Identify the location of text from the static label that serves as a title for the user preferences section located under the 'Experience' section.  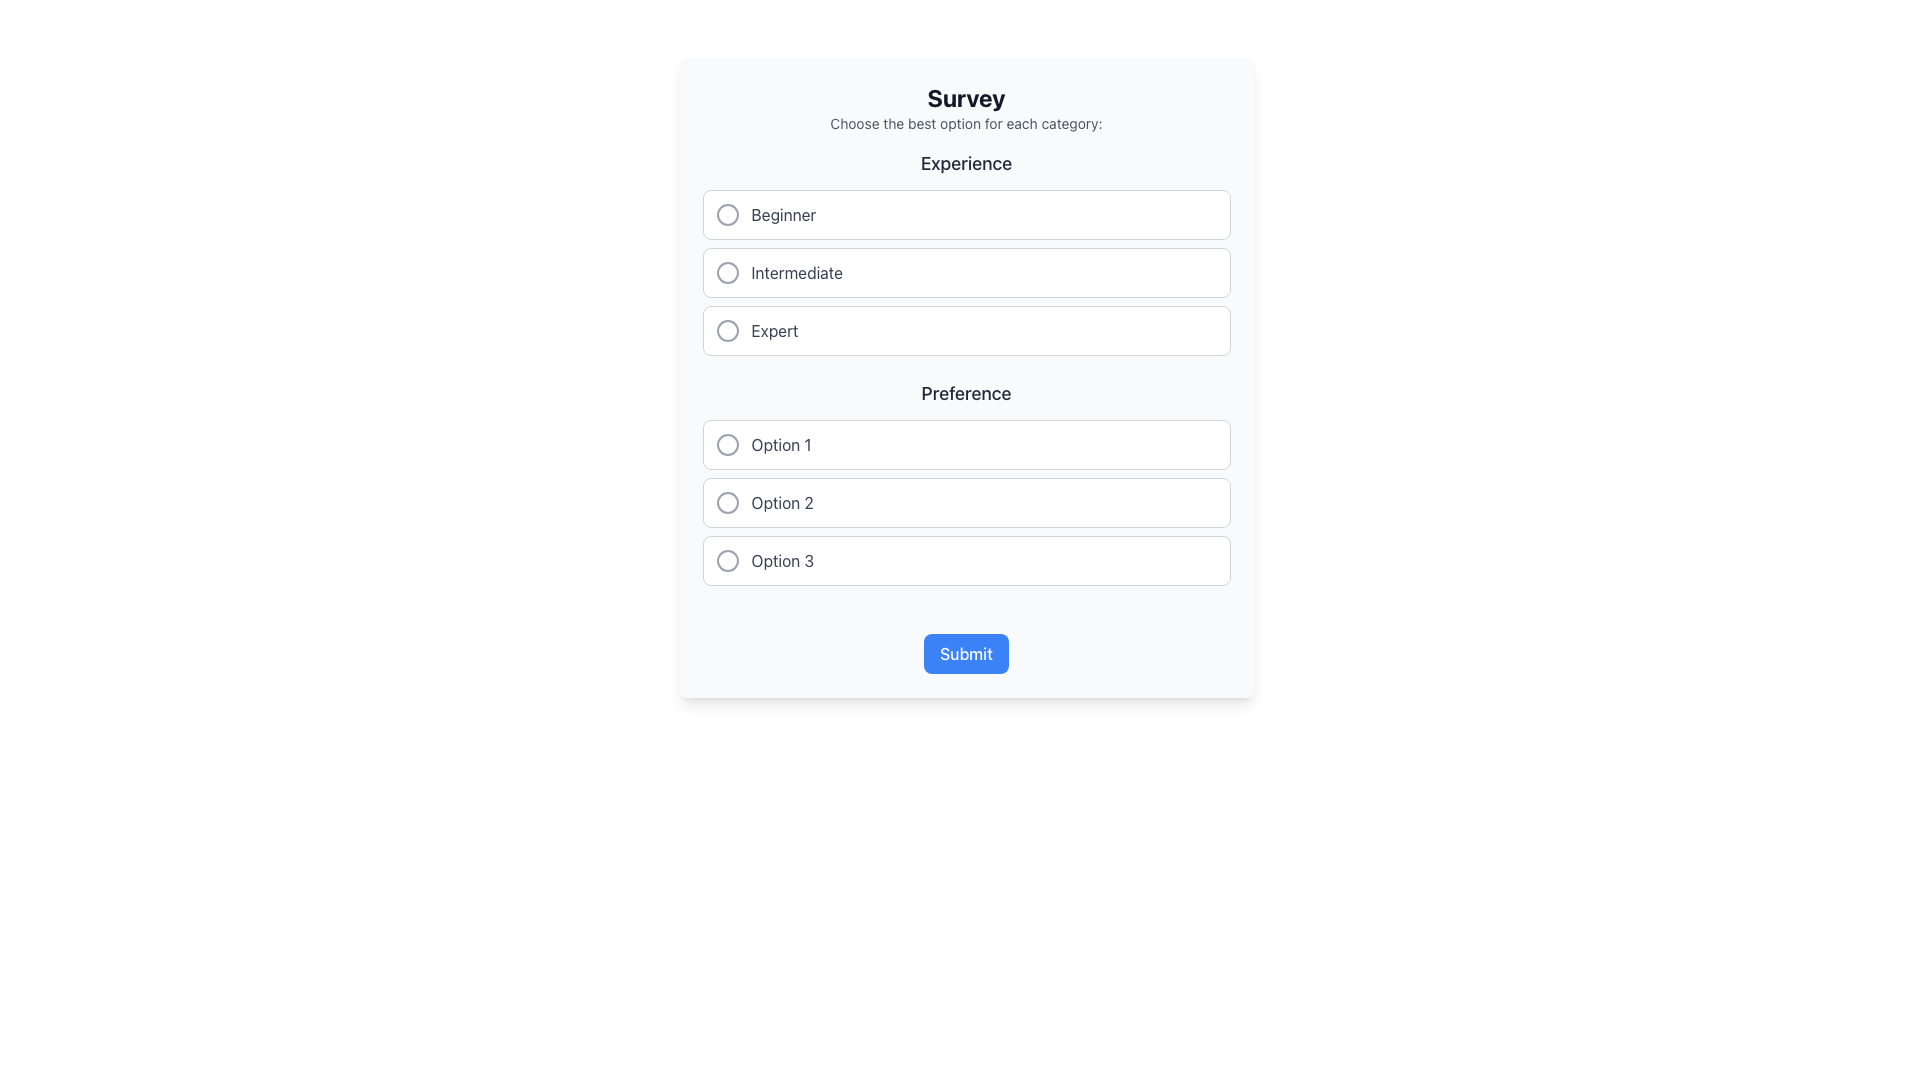
(966, 393).